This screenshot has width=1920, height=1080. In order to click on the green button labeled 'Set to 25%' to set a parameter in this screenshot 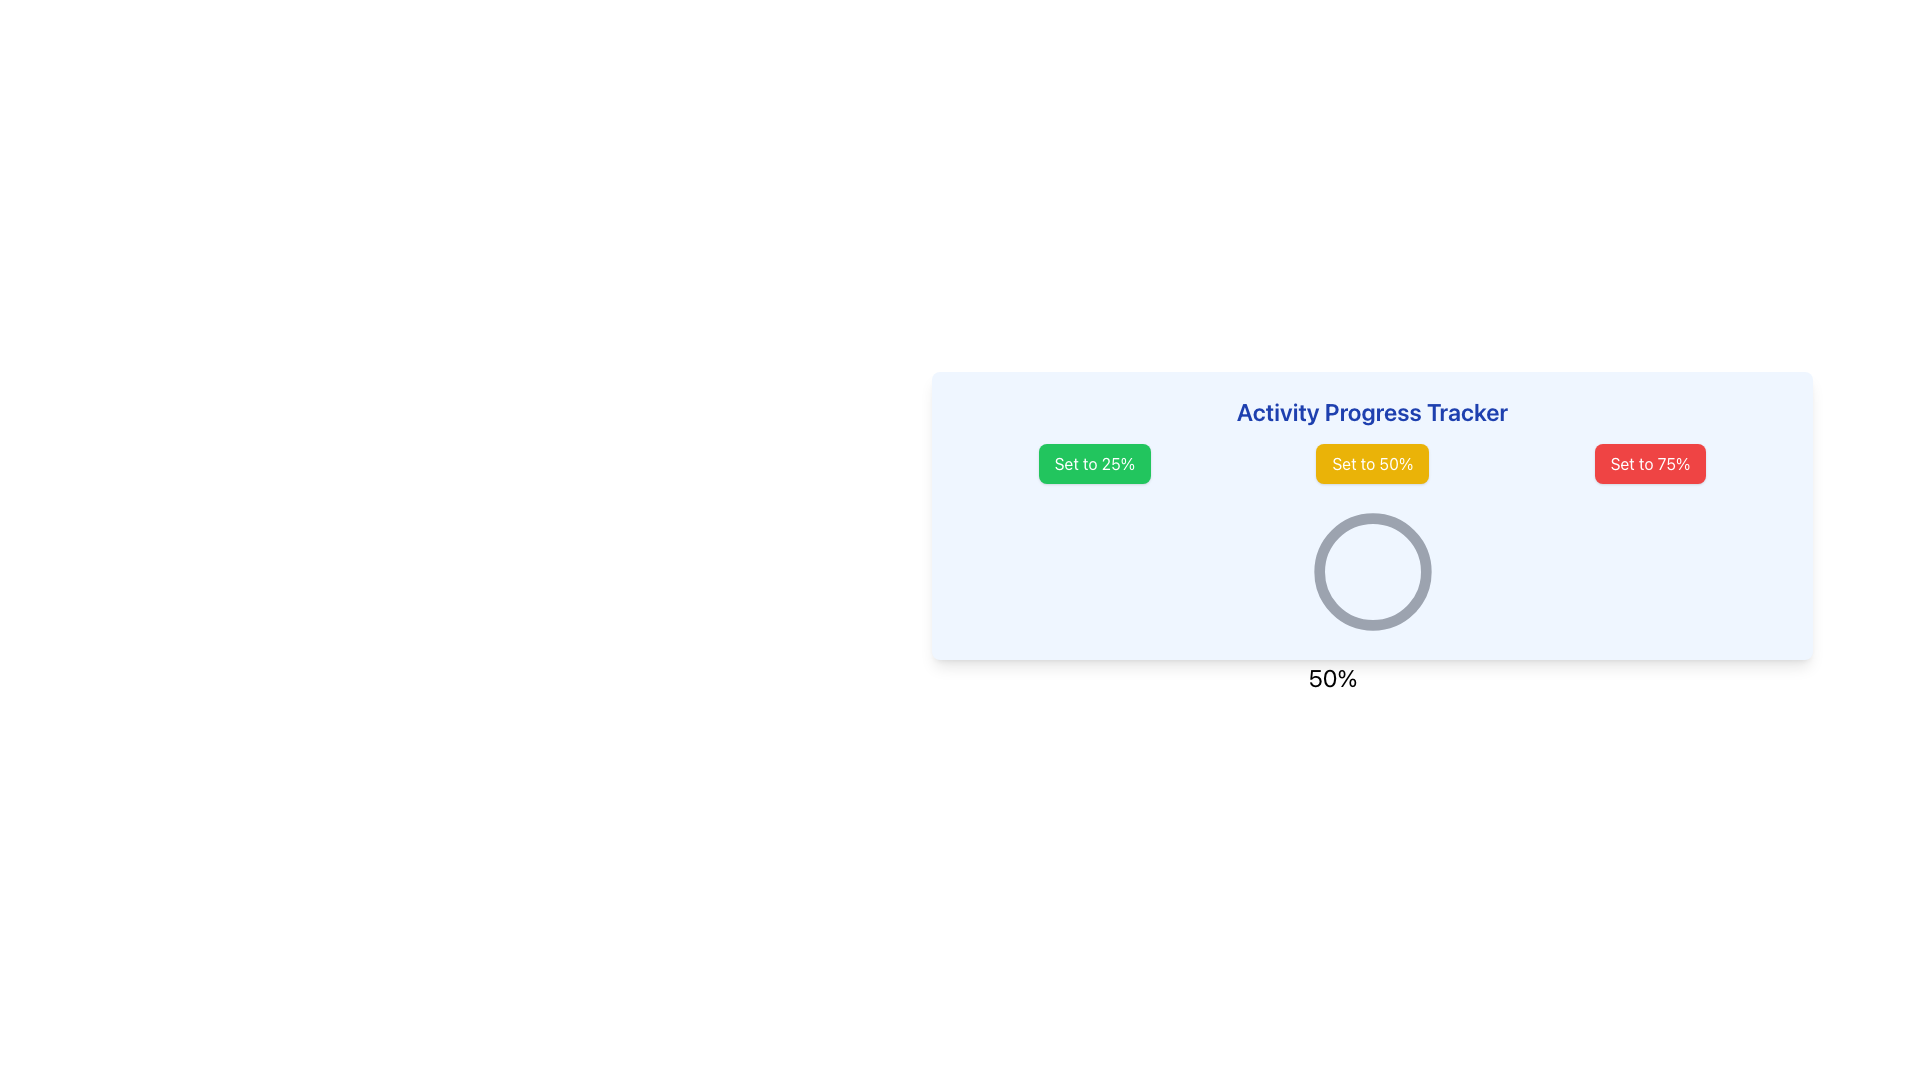, I will do `click(1093, 463)`.